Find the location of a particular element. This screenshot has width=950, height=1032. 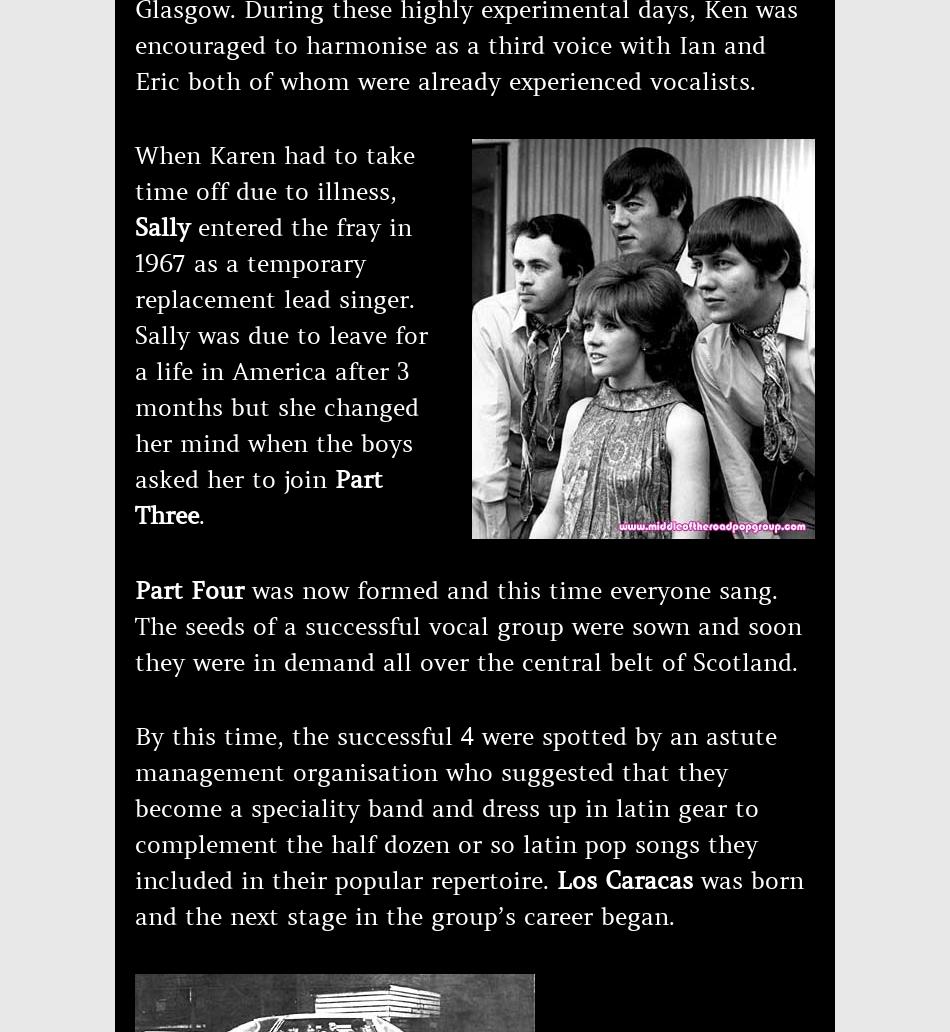

'.' is located at coordinates (199, 516).